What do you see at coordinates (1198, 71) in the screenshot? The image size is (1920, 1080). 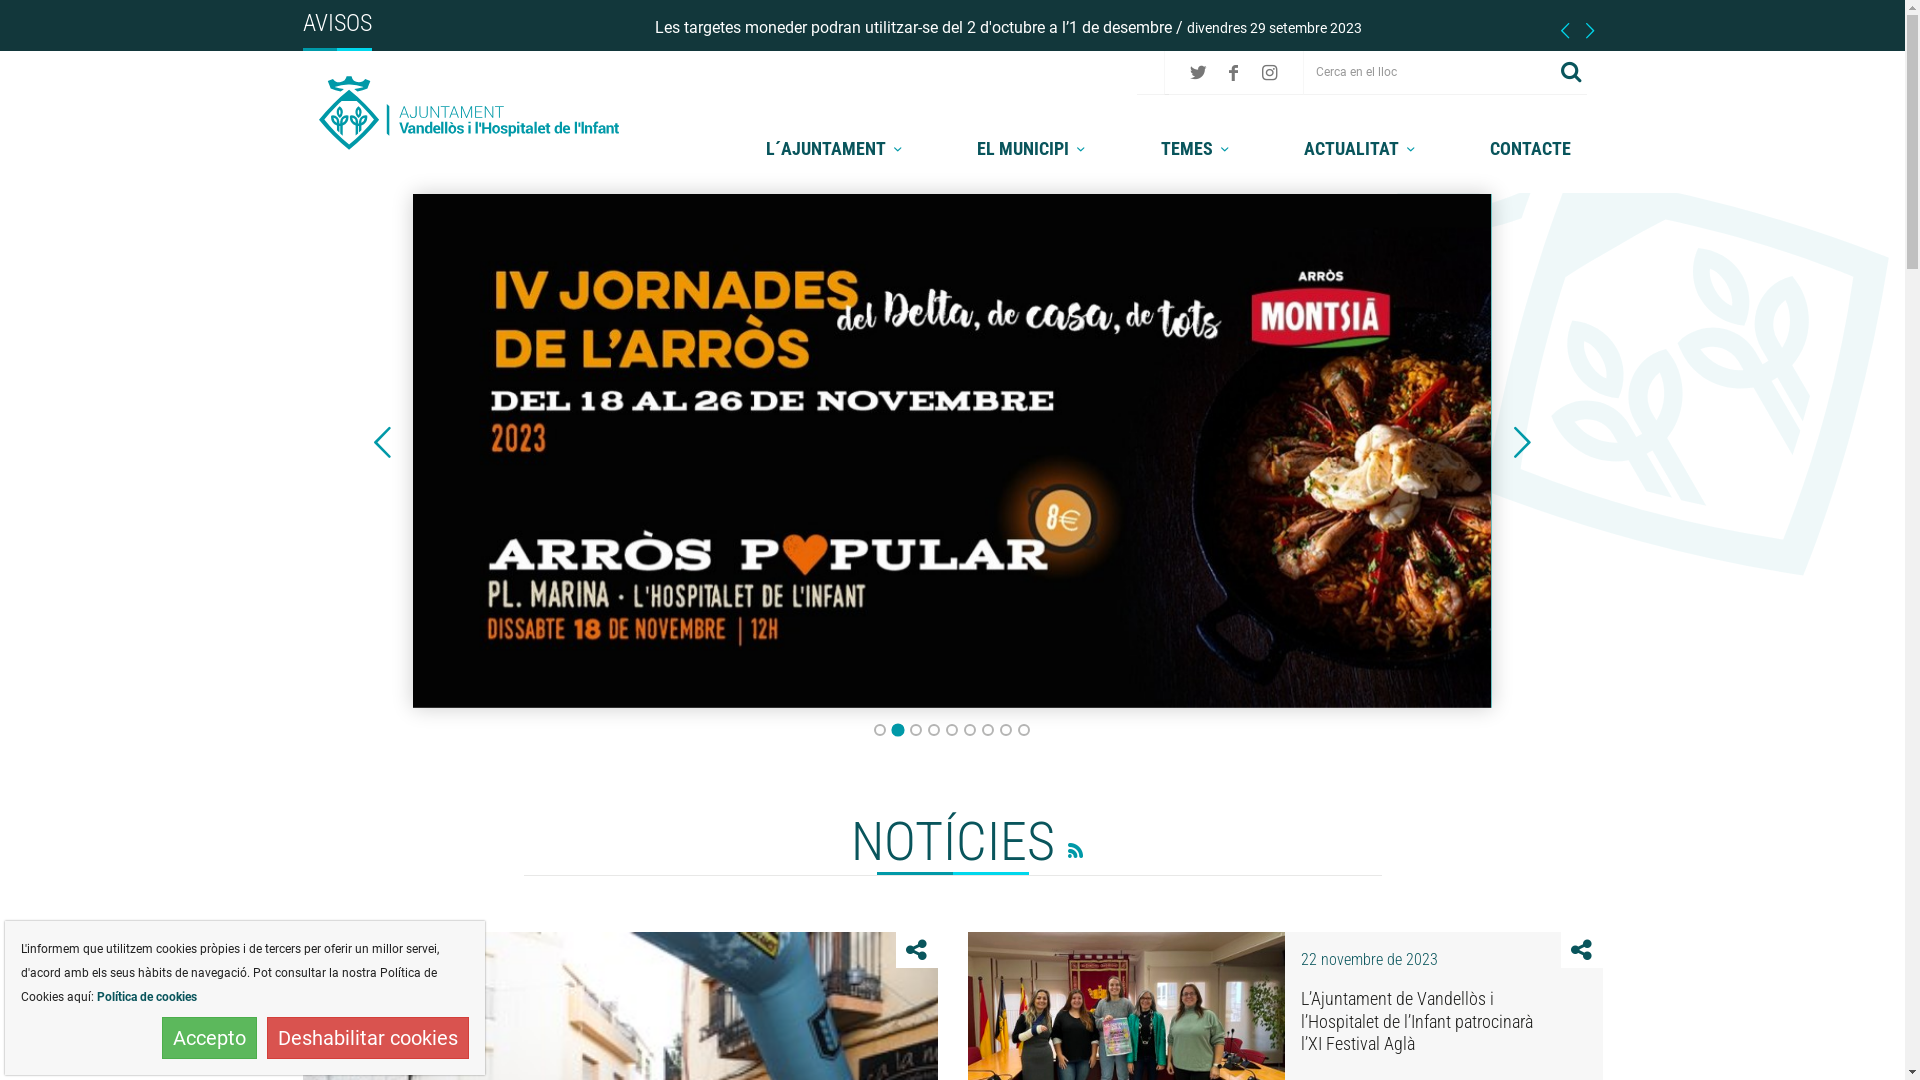 I see `'Twitter'` at bounding box center [1198, 71].